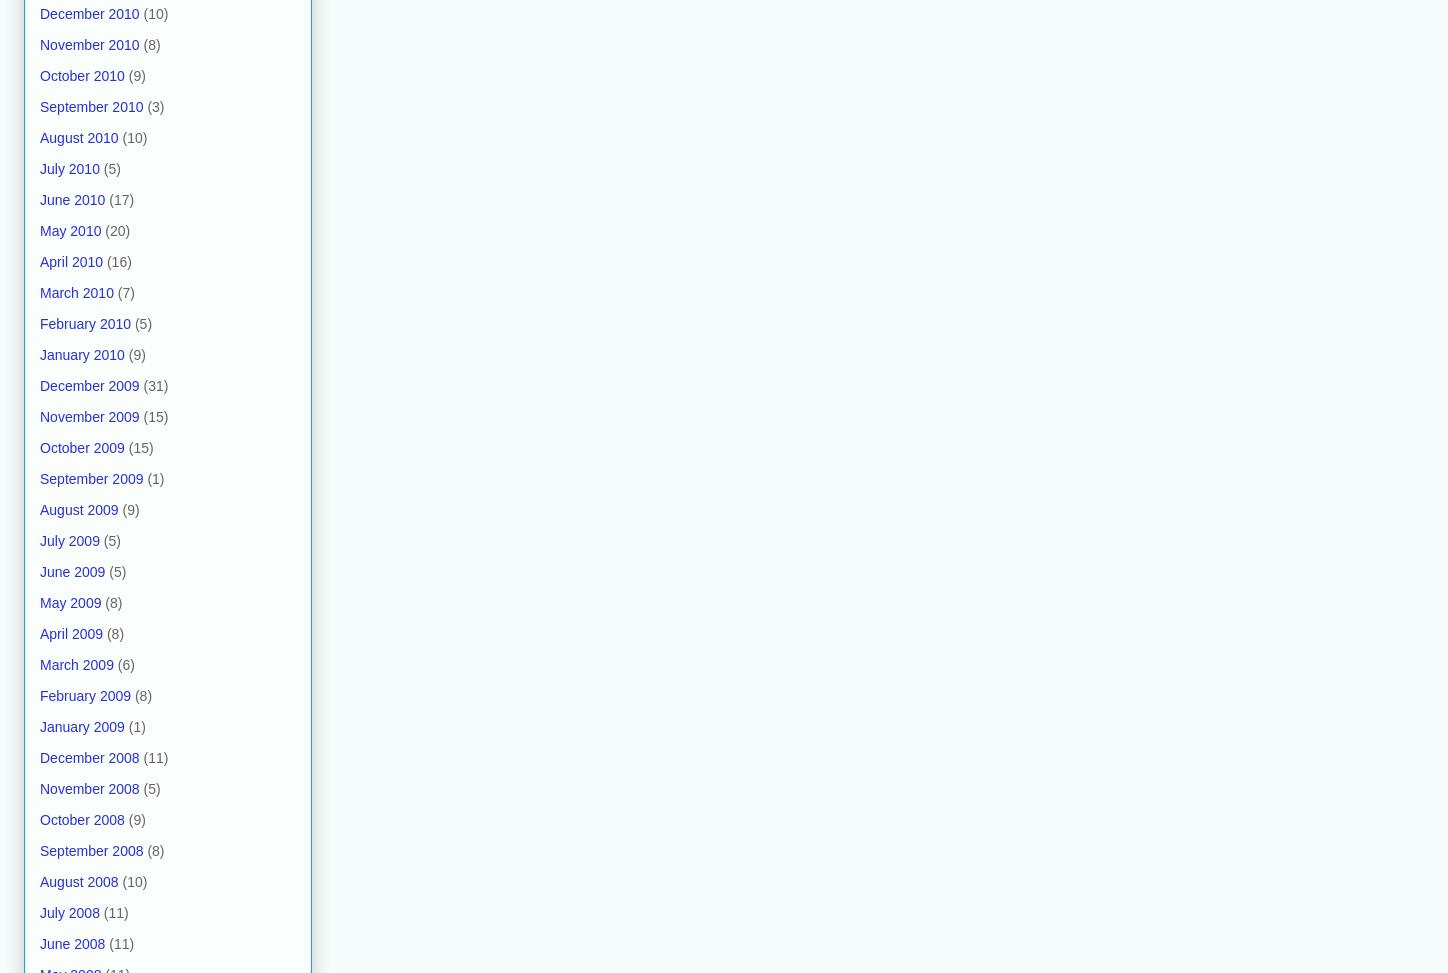  Describe the element at coordinates (90, 478) in the screenshot. I see `'September 2009'` at that location.